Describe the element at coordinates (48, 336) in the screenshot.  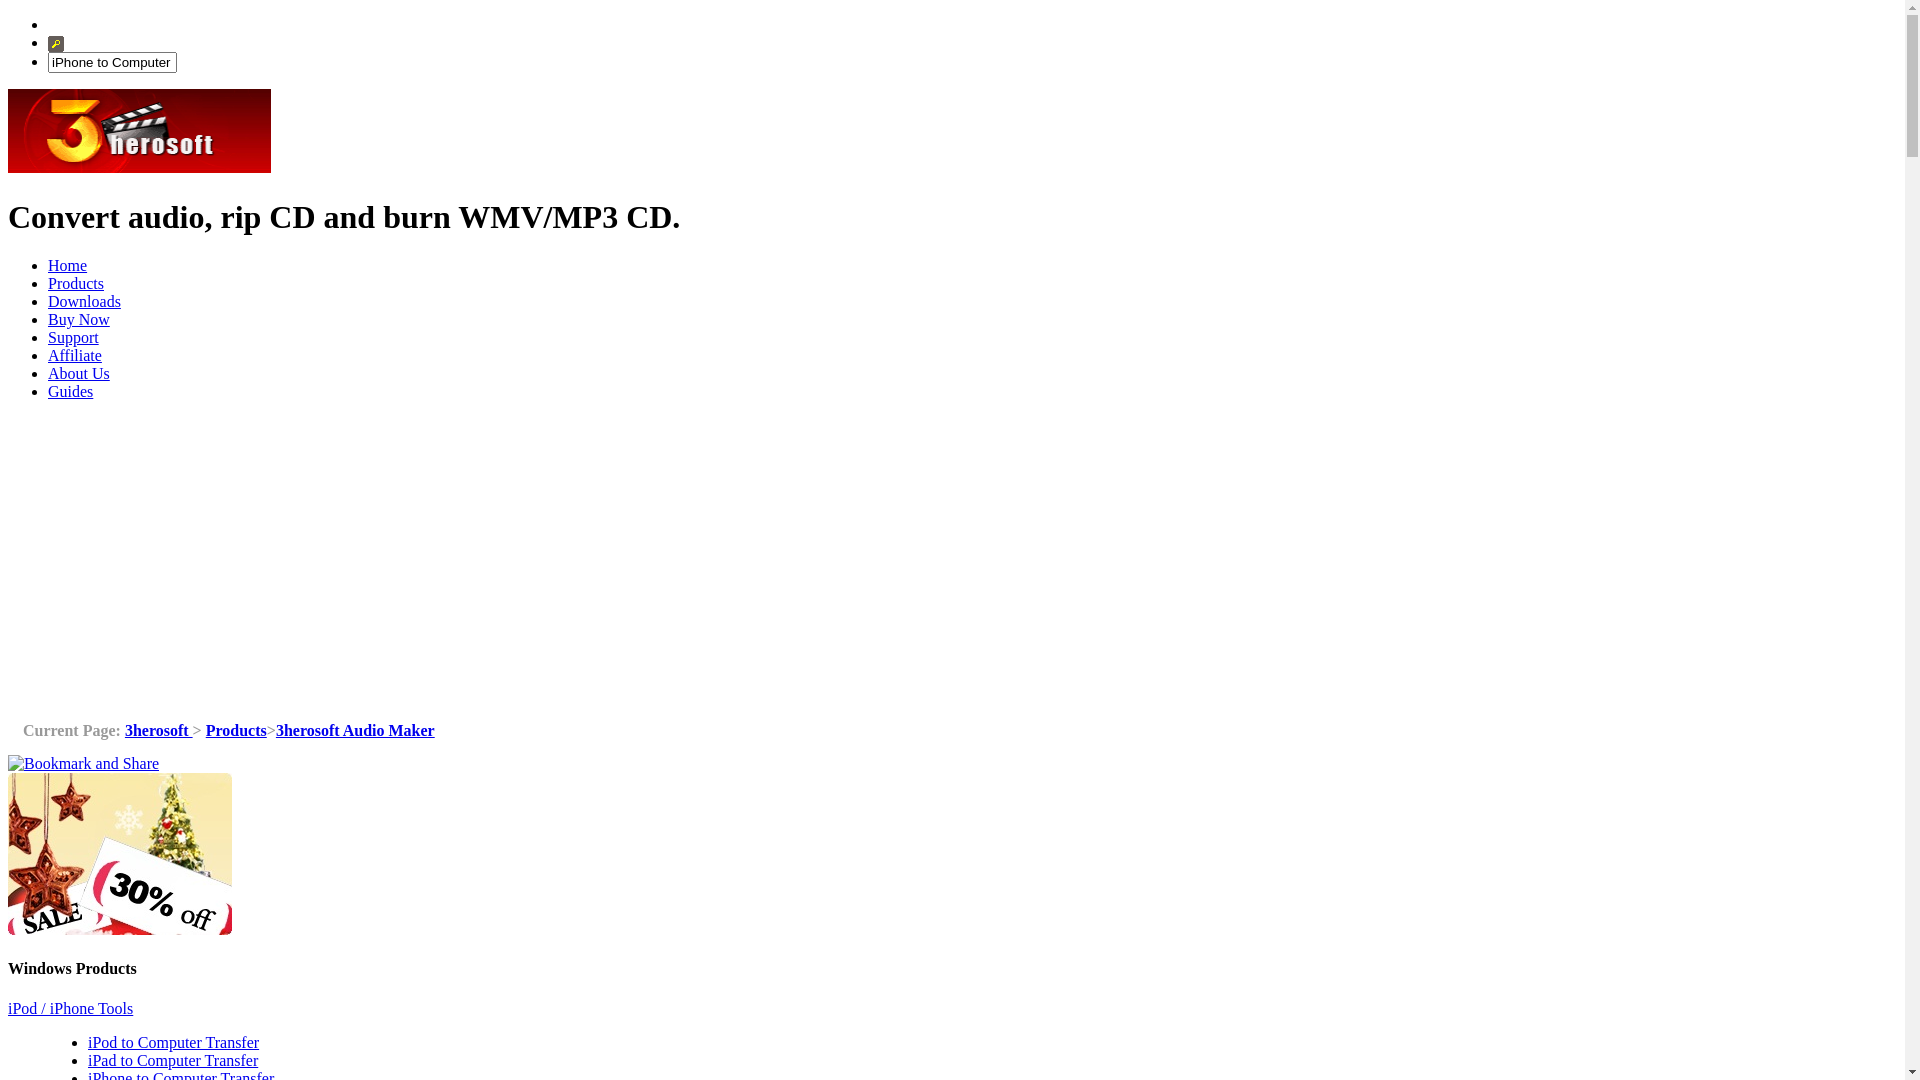
I see `'Support'` at that location.